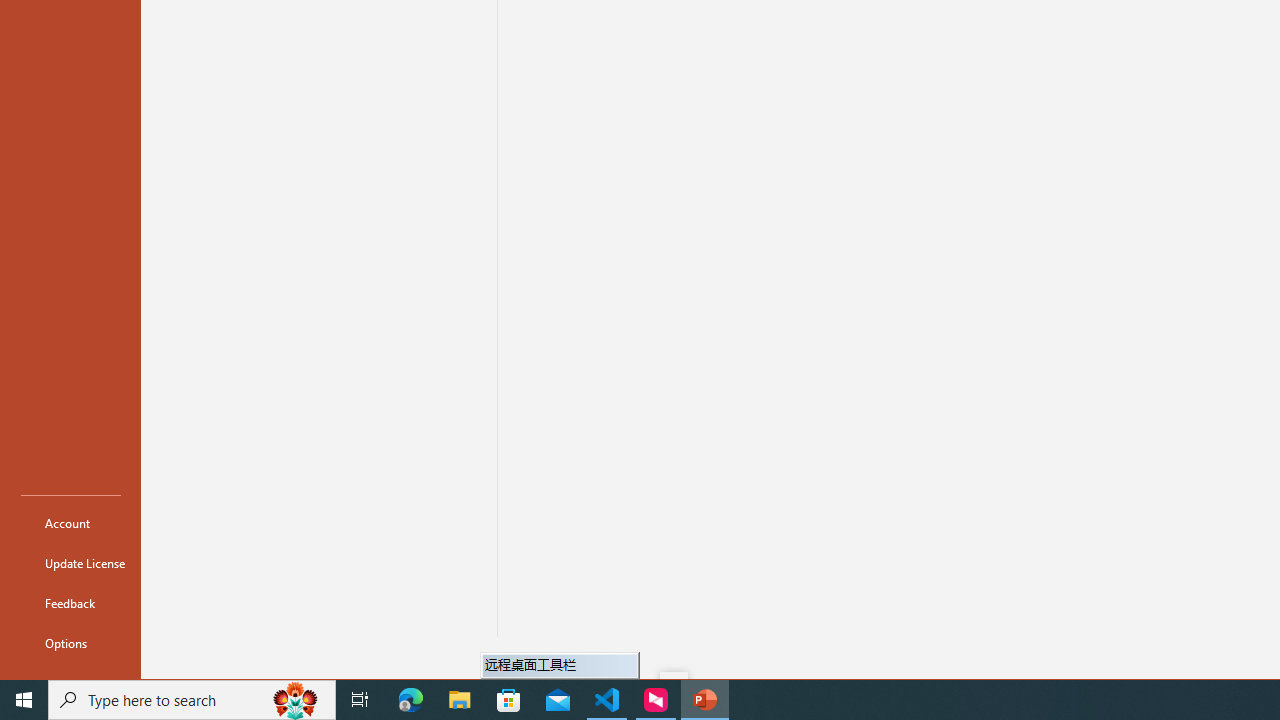 Image resolution: width=1280 pixels, height=720 pixels. Describe the element at coordinates (71, 602) in the screenshot. I see `'Feedback'` at that location.